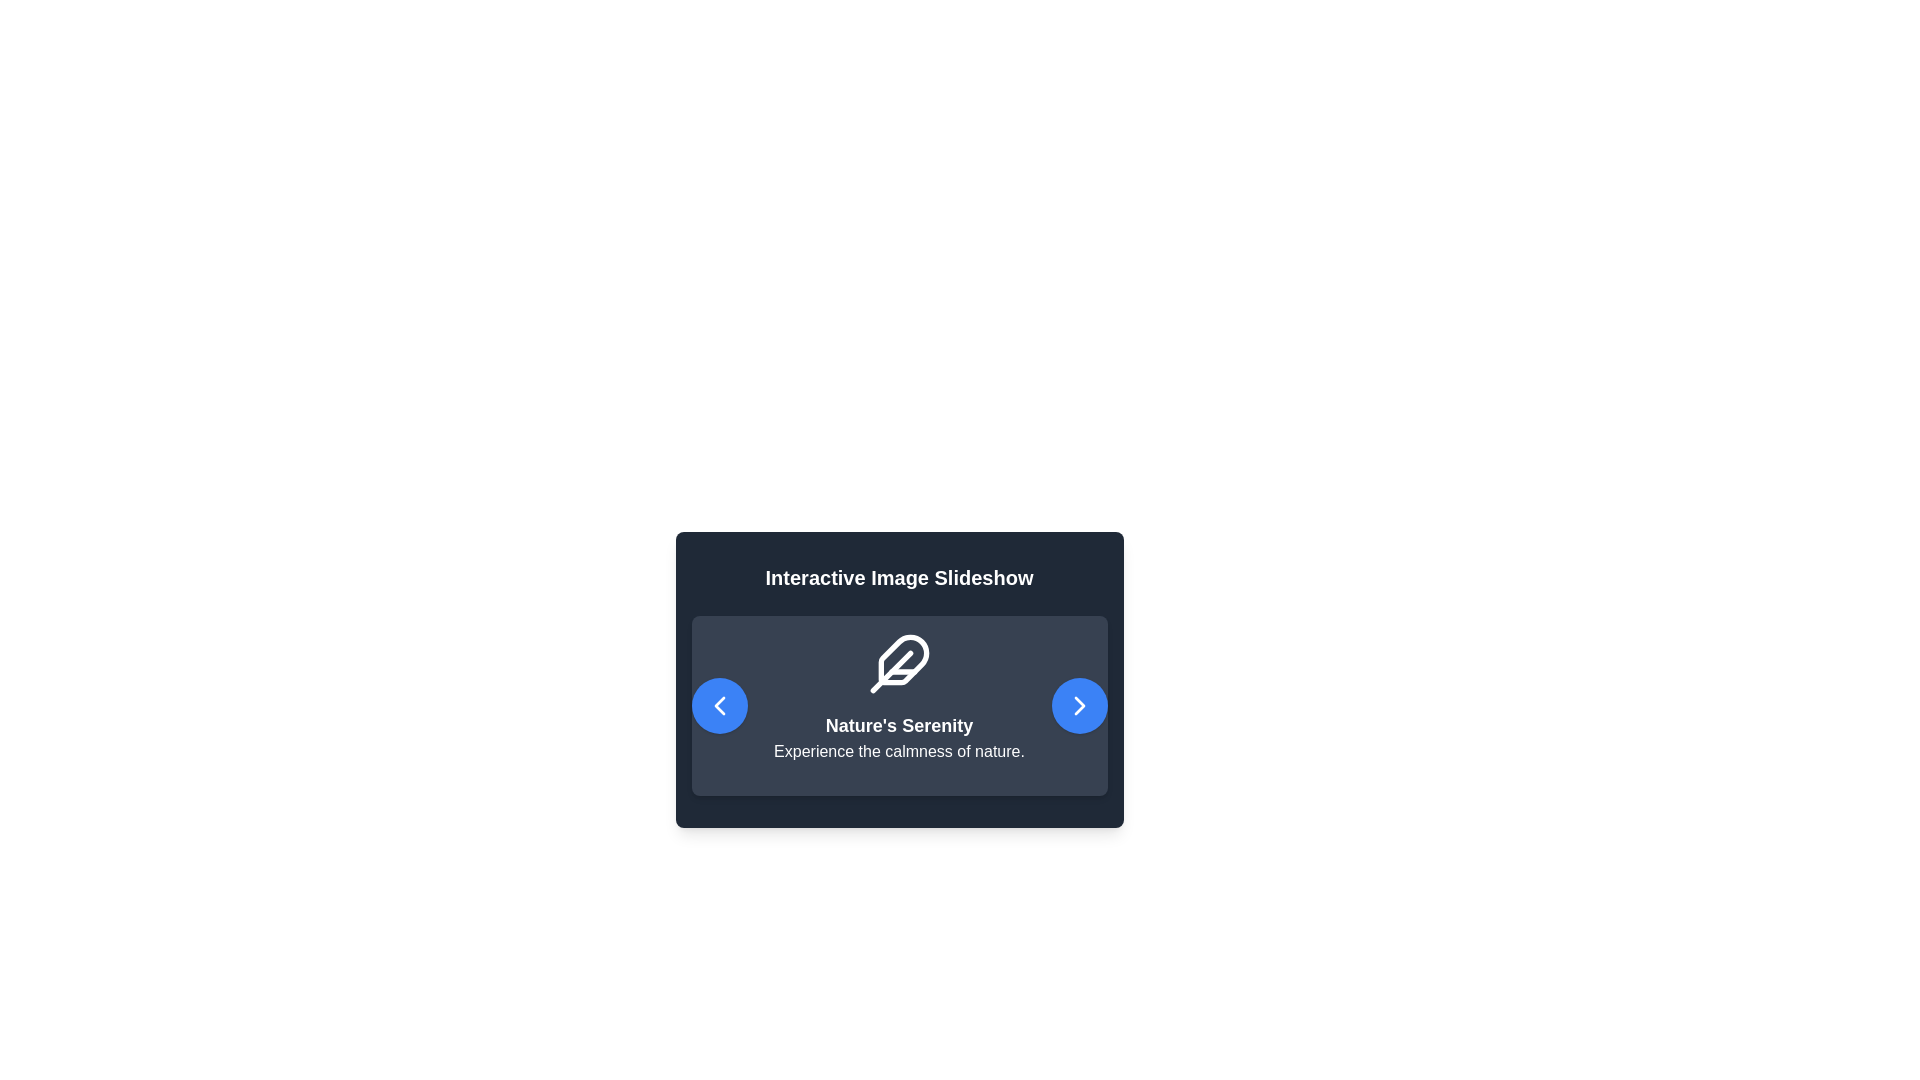  Describe the element at coordinates (902, 659) in the screenshot. I see `the stylized feather icon with a sleek, rounded design and a dark blue background, which is positioned directly above the text 'Nature's Serenity'` at that location.